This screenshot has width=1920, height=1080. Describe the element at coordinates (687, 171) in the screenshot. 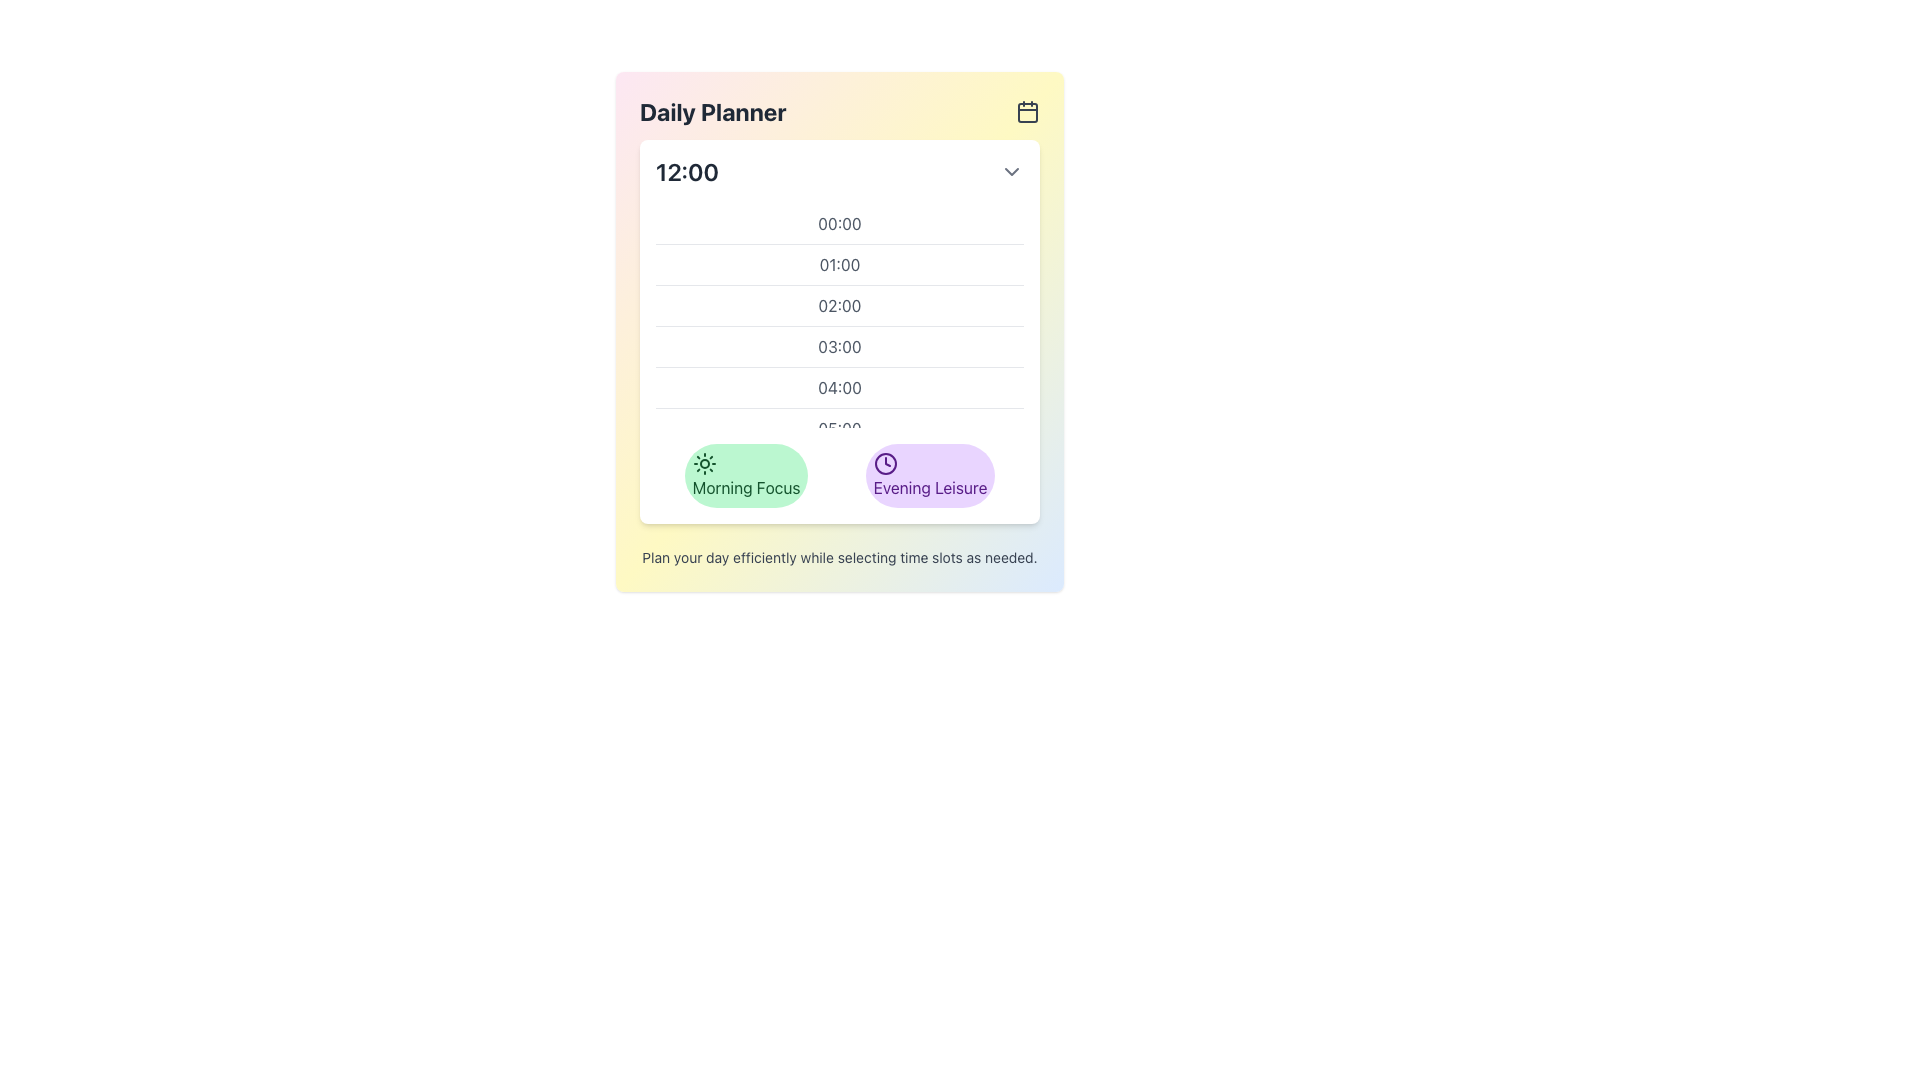

I see `the text label indicating the currently selected time in the scheduler interface, located at the top of the dropdown content of the 'Daily Planner' card` at that location.